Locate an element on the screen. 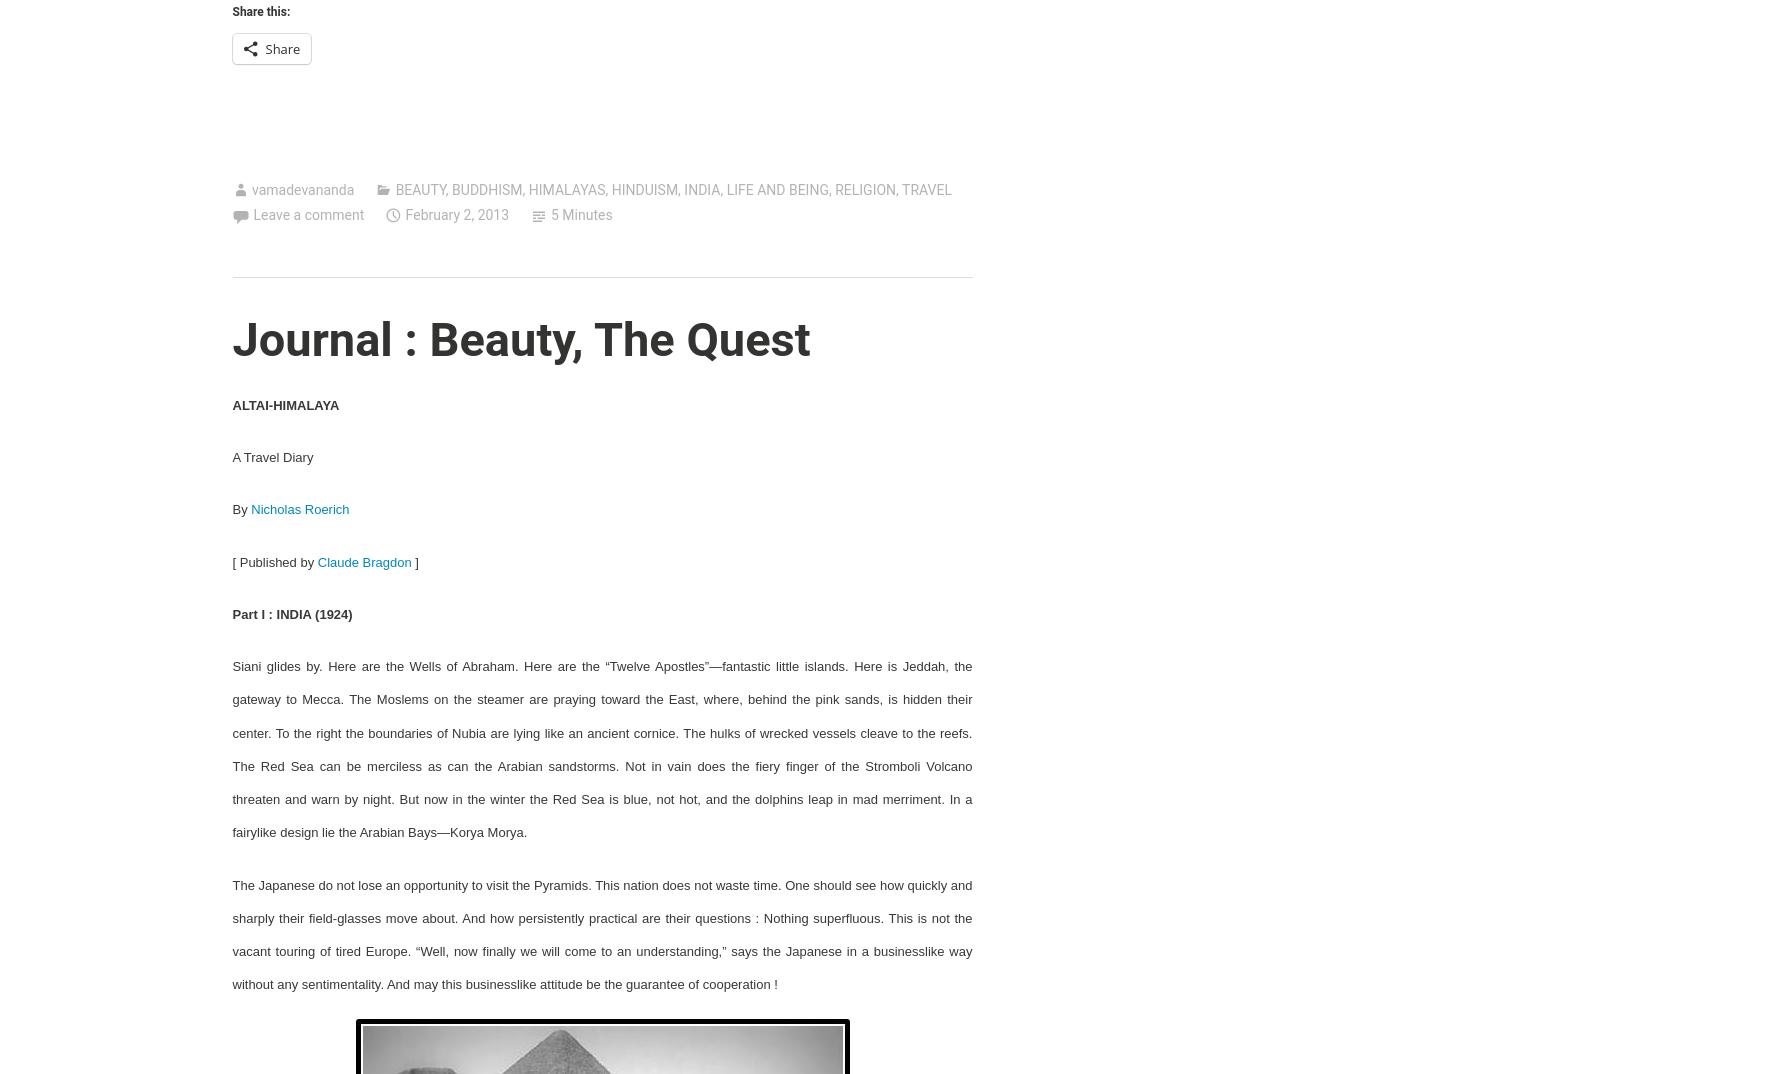 The height and width of the screenshot is (1074, 1782). 'BUDDHISM' is located at coordinates (486, 189).